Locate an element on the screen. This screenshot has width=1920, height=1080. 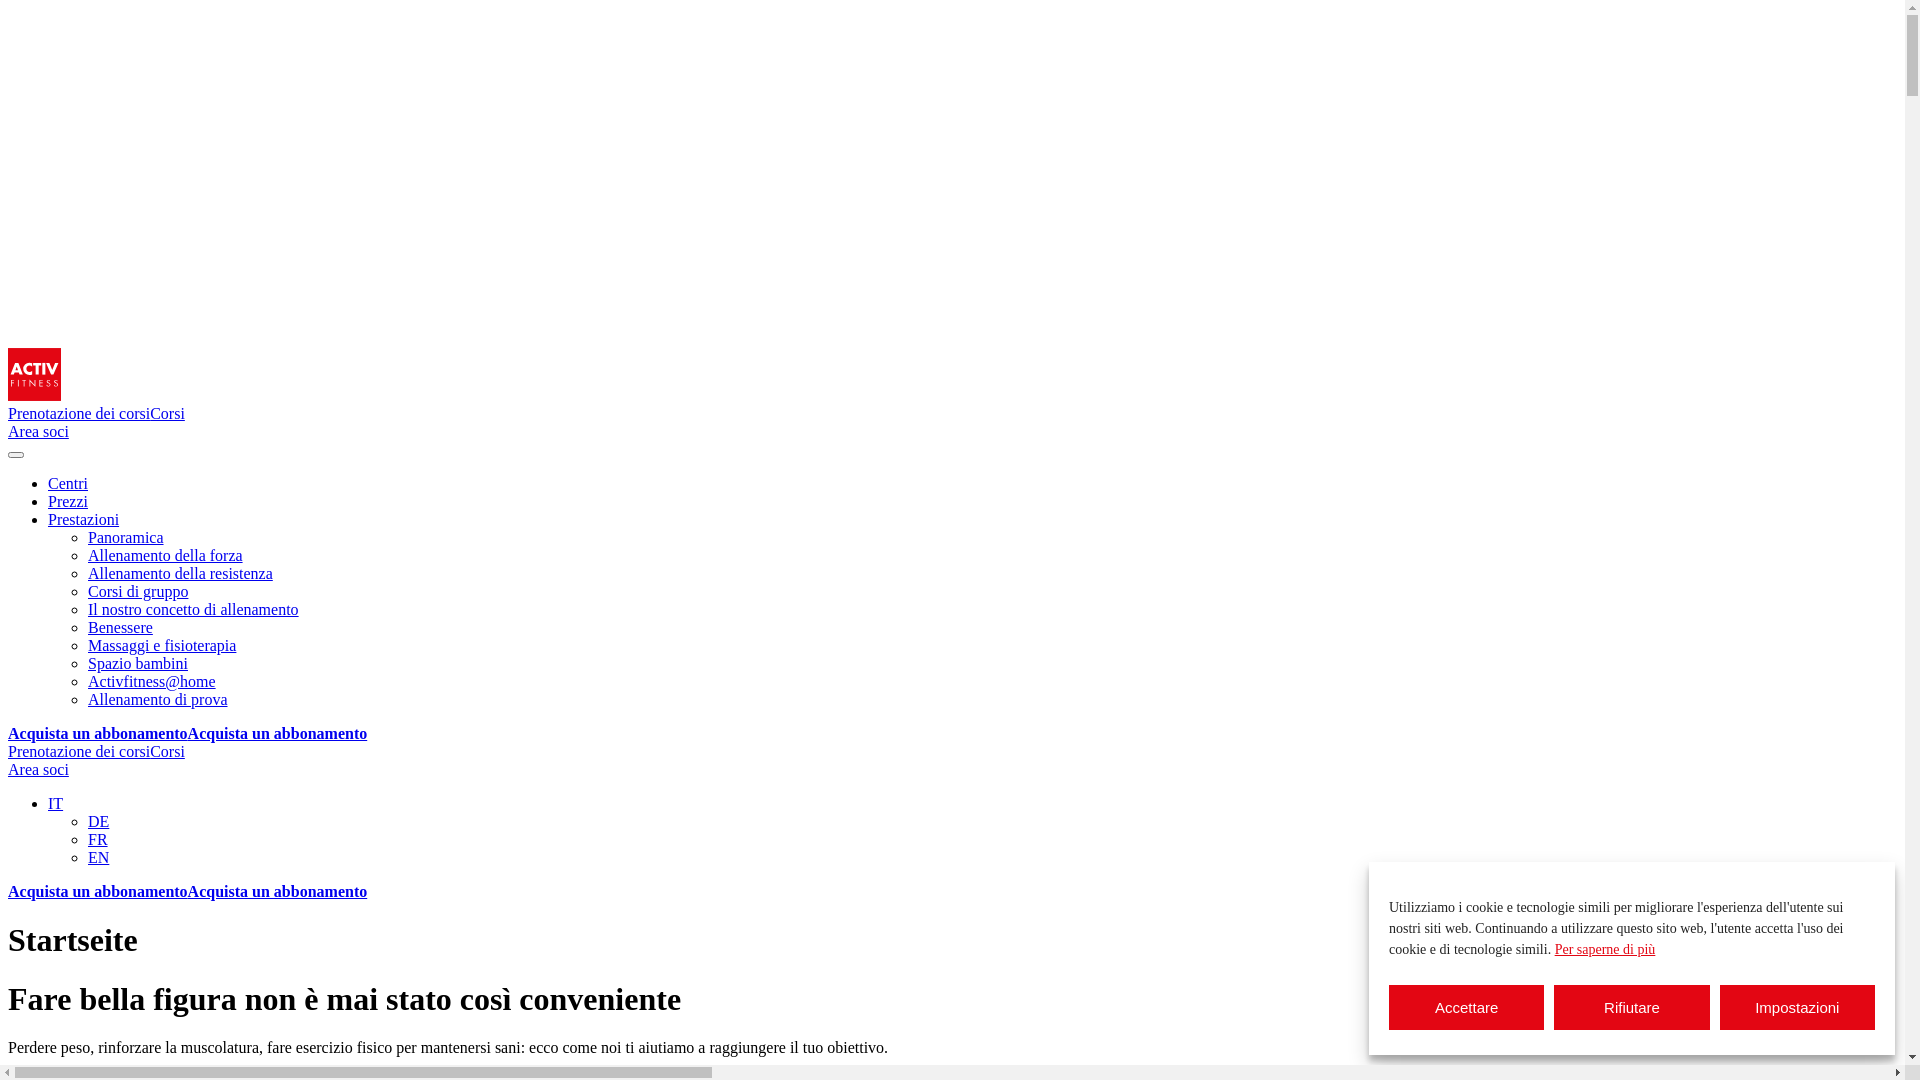
'IT' is located at coordinates (48, 802).